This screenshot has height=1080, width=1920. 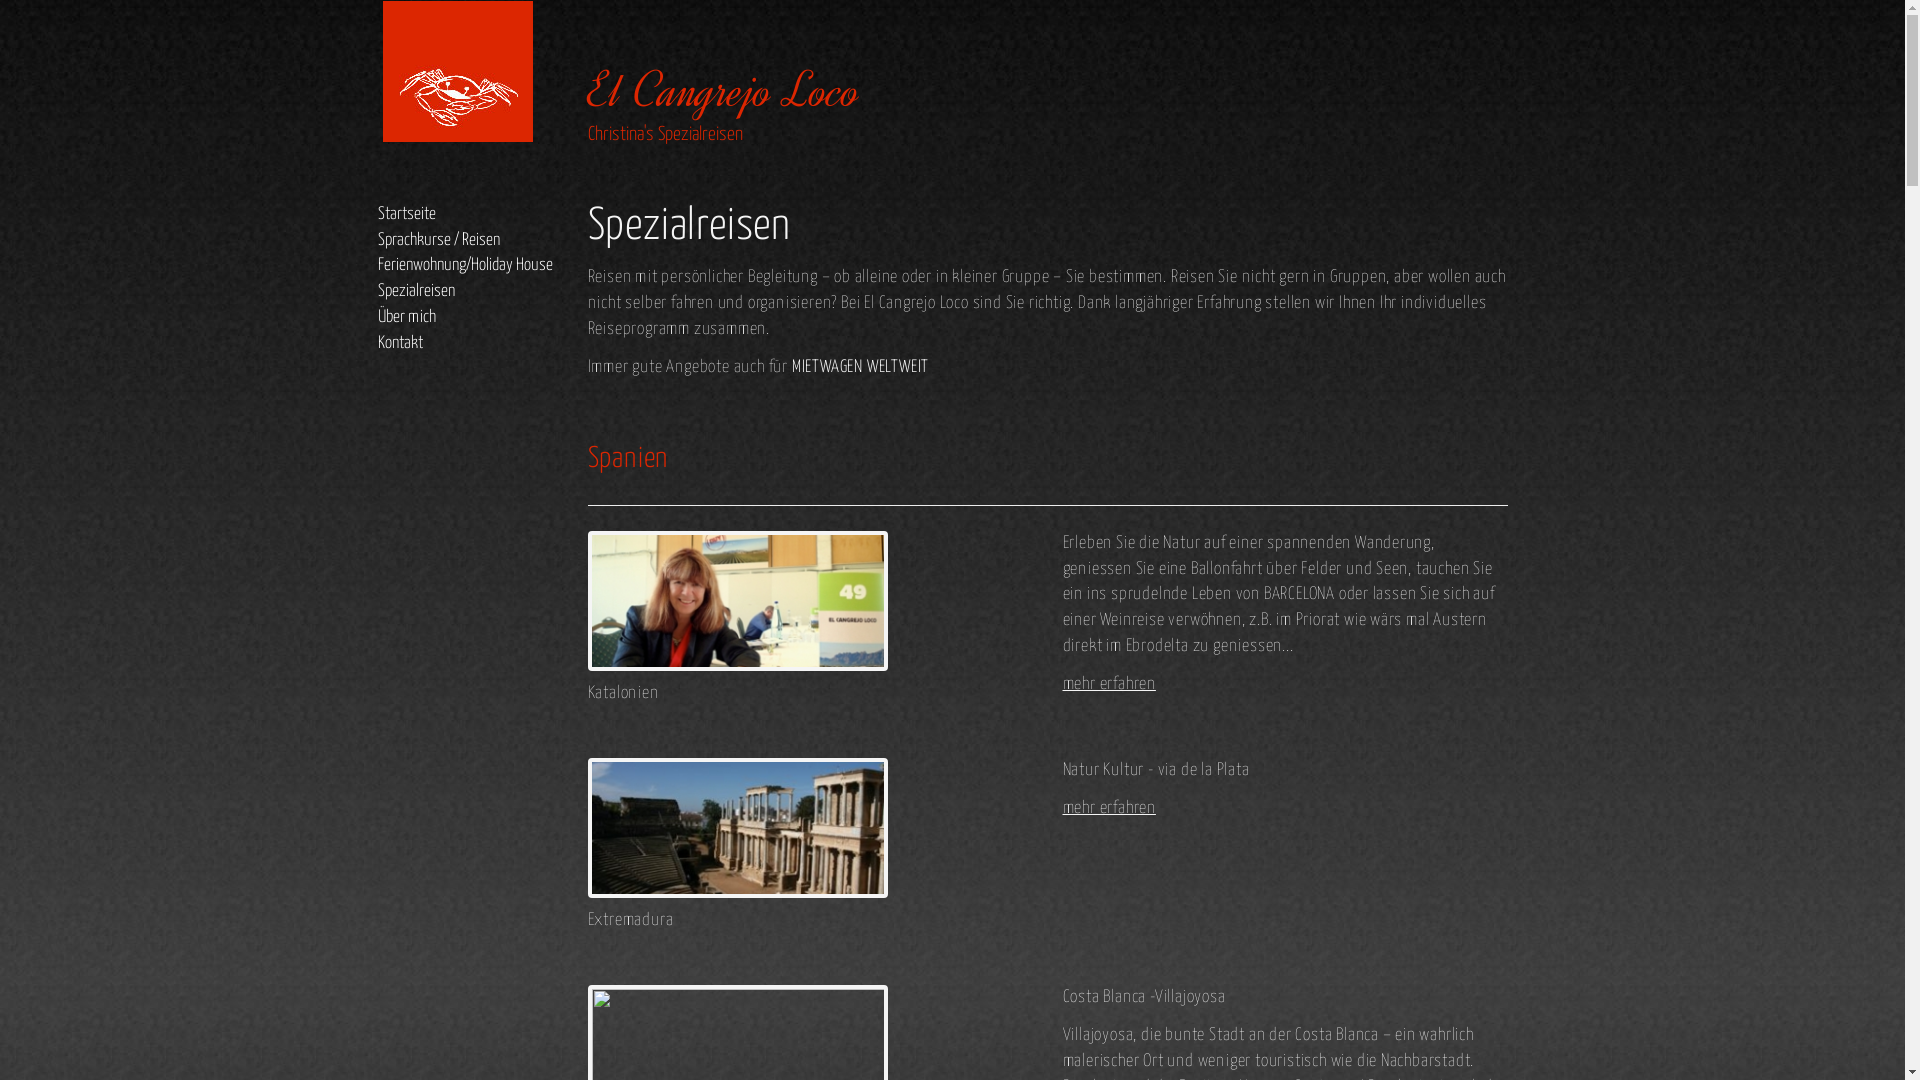 What do you see at coordinates (400, 342) in the screenshot?
I see `'Kontakt'` at bounding box center [400, 342].